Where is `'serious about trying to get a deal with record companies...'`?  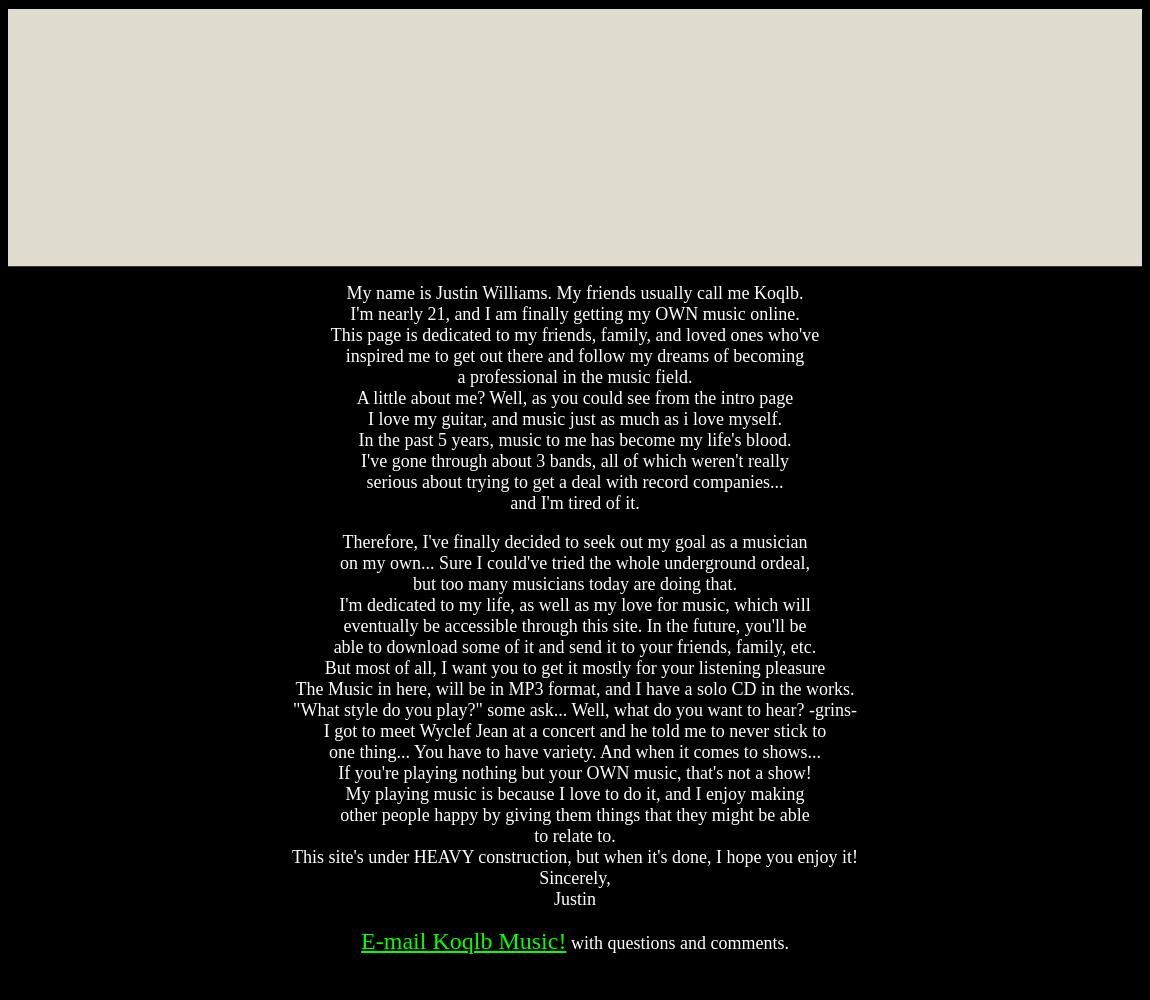
'serious about trying to get a deal with record companies...' is located at coordinates (366, 481).